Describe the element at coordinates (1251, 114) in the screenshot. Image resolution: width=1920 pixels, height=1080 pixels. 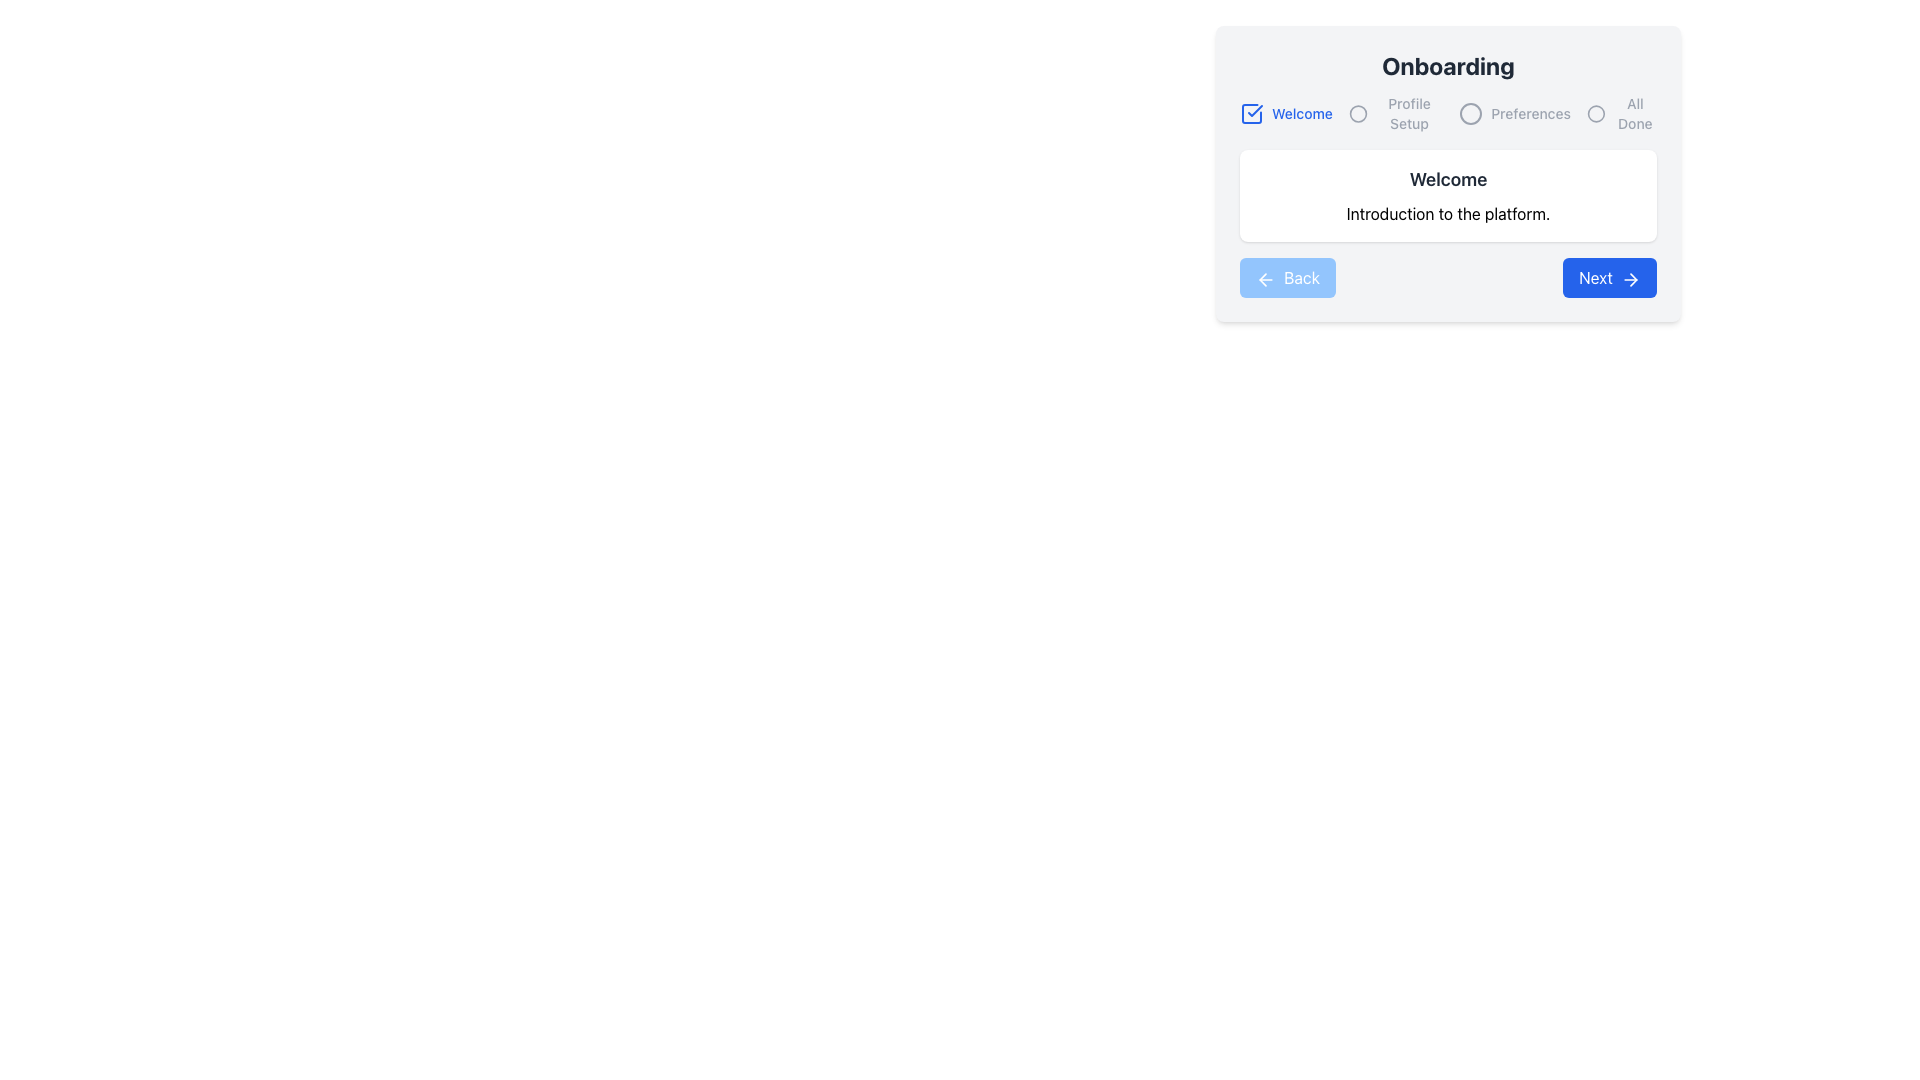
I see `the onboarding 'Welcome' icon, which visually indicates the active step in the onboarding process, located to the left of the 'Welcome' text label` at that location.